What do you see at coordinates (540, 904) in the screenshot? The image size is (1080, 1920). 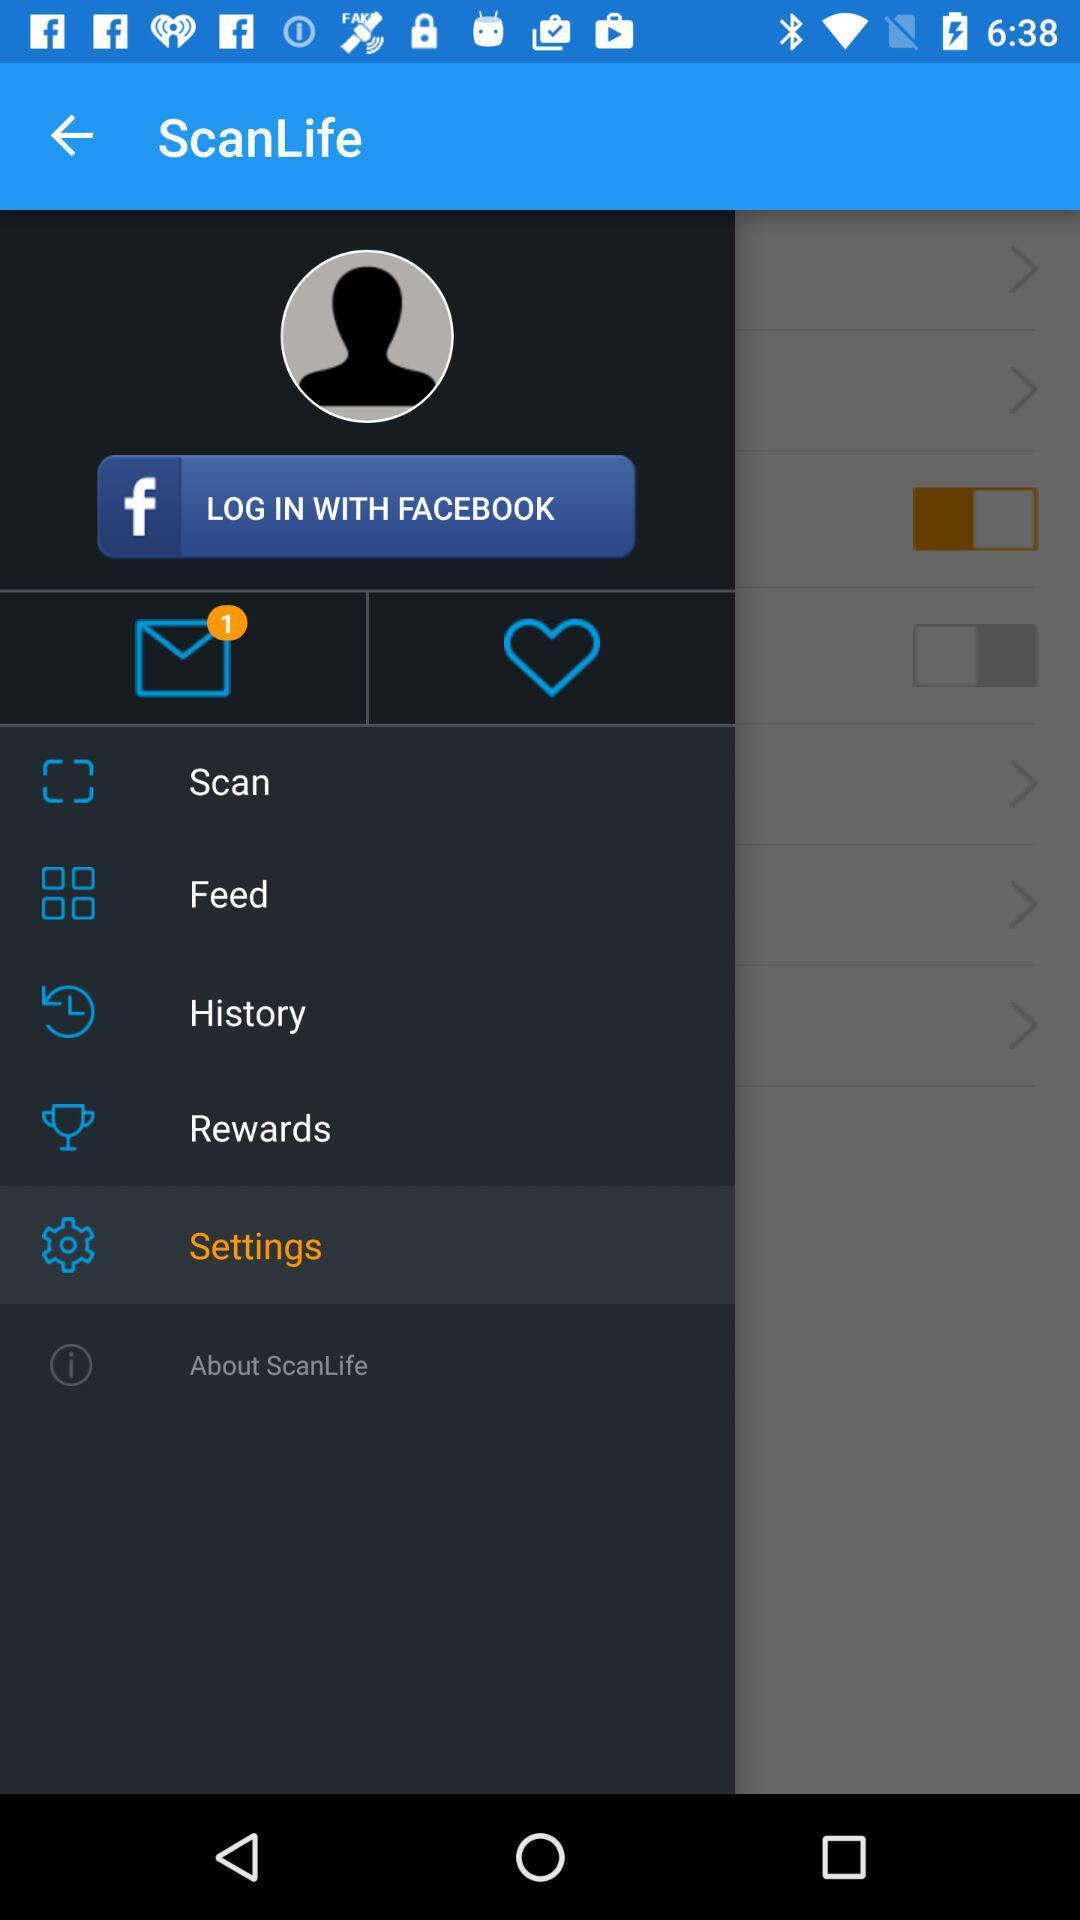 I see `the option below the scan` at bounding box center [540, 904].